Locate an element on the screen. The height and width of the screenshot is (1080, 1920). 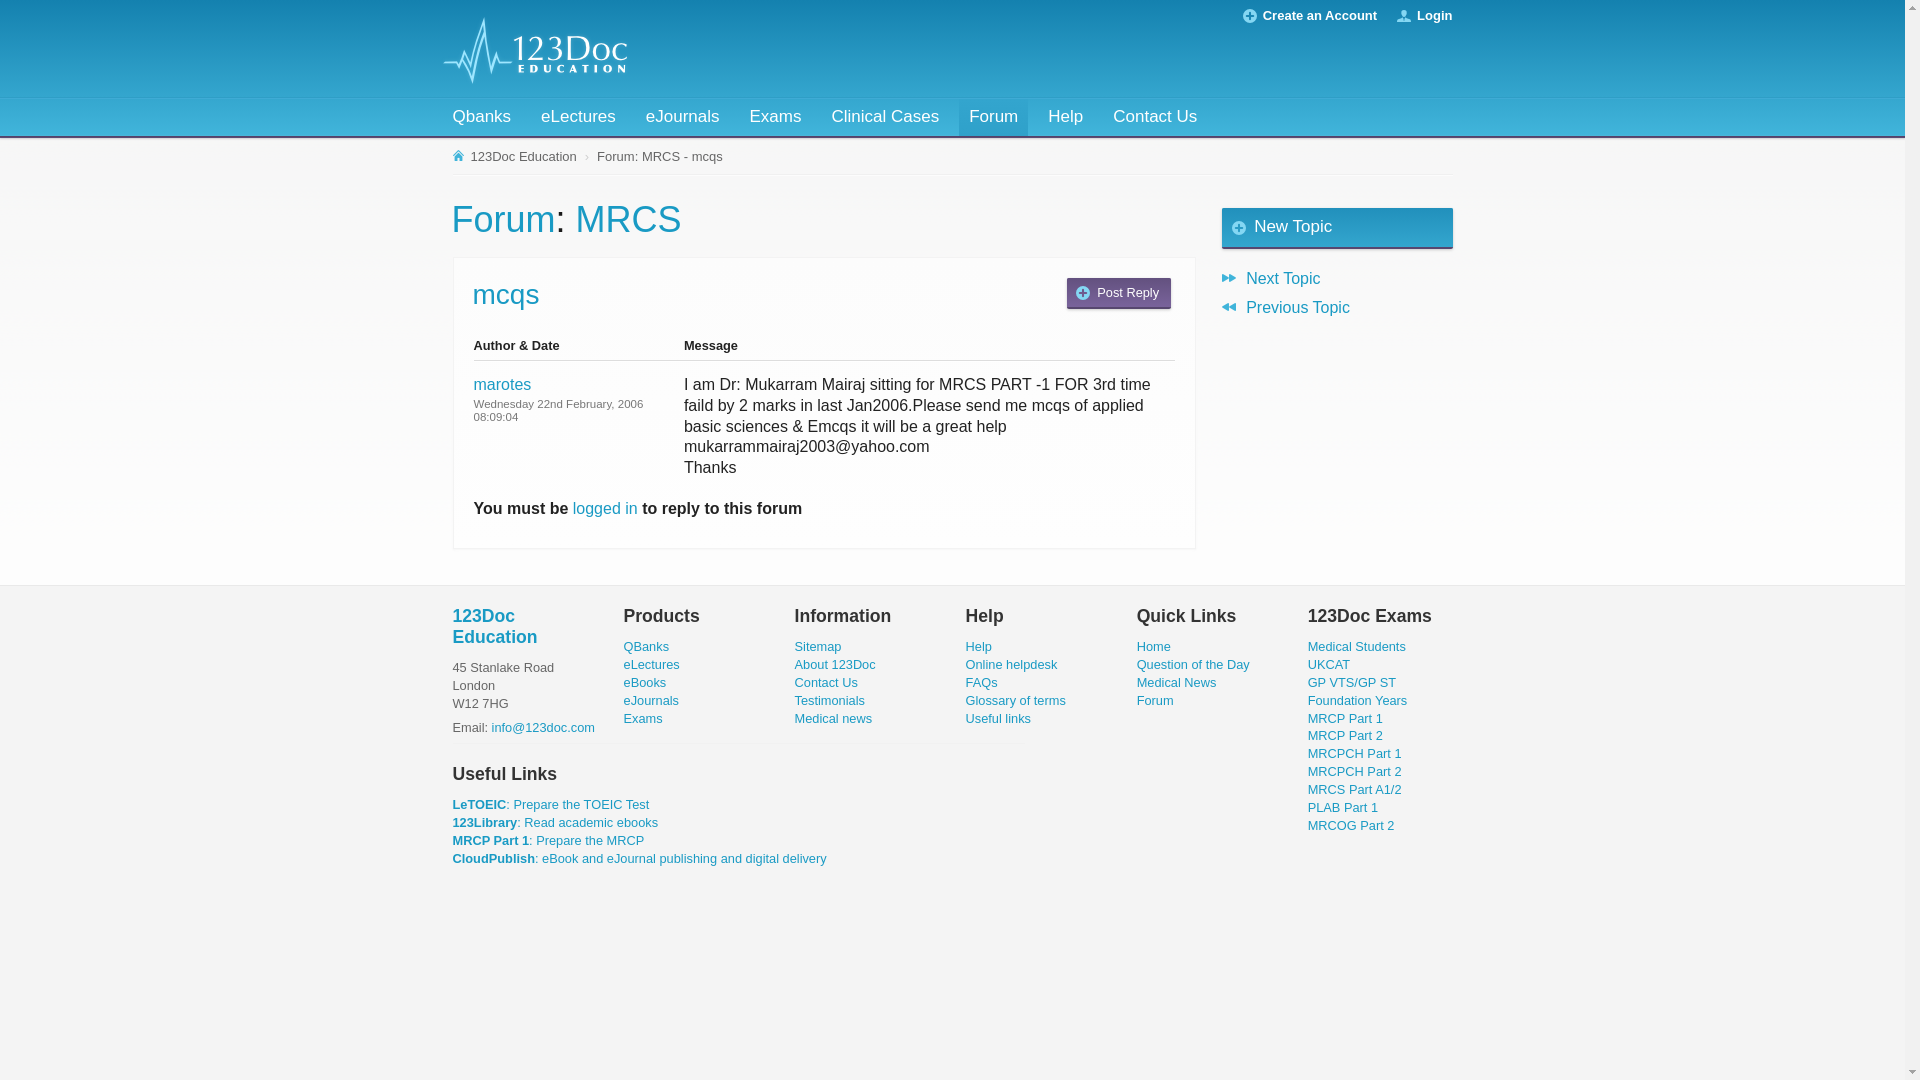
'UKCAT' is located at coordinates (1329, 664).